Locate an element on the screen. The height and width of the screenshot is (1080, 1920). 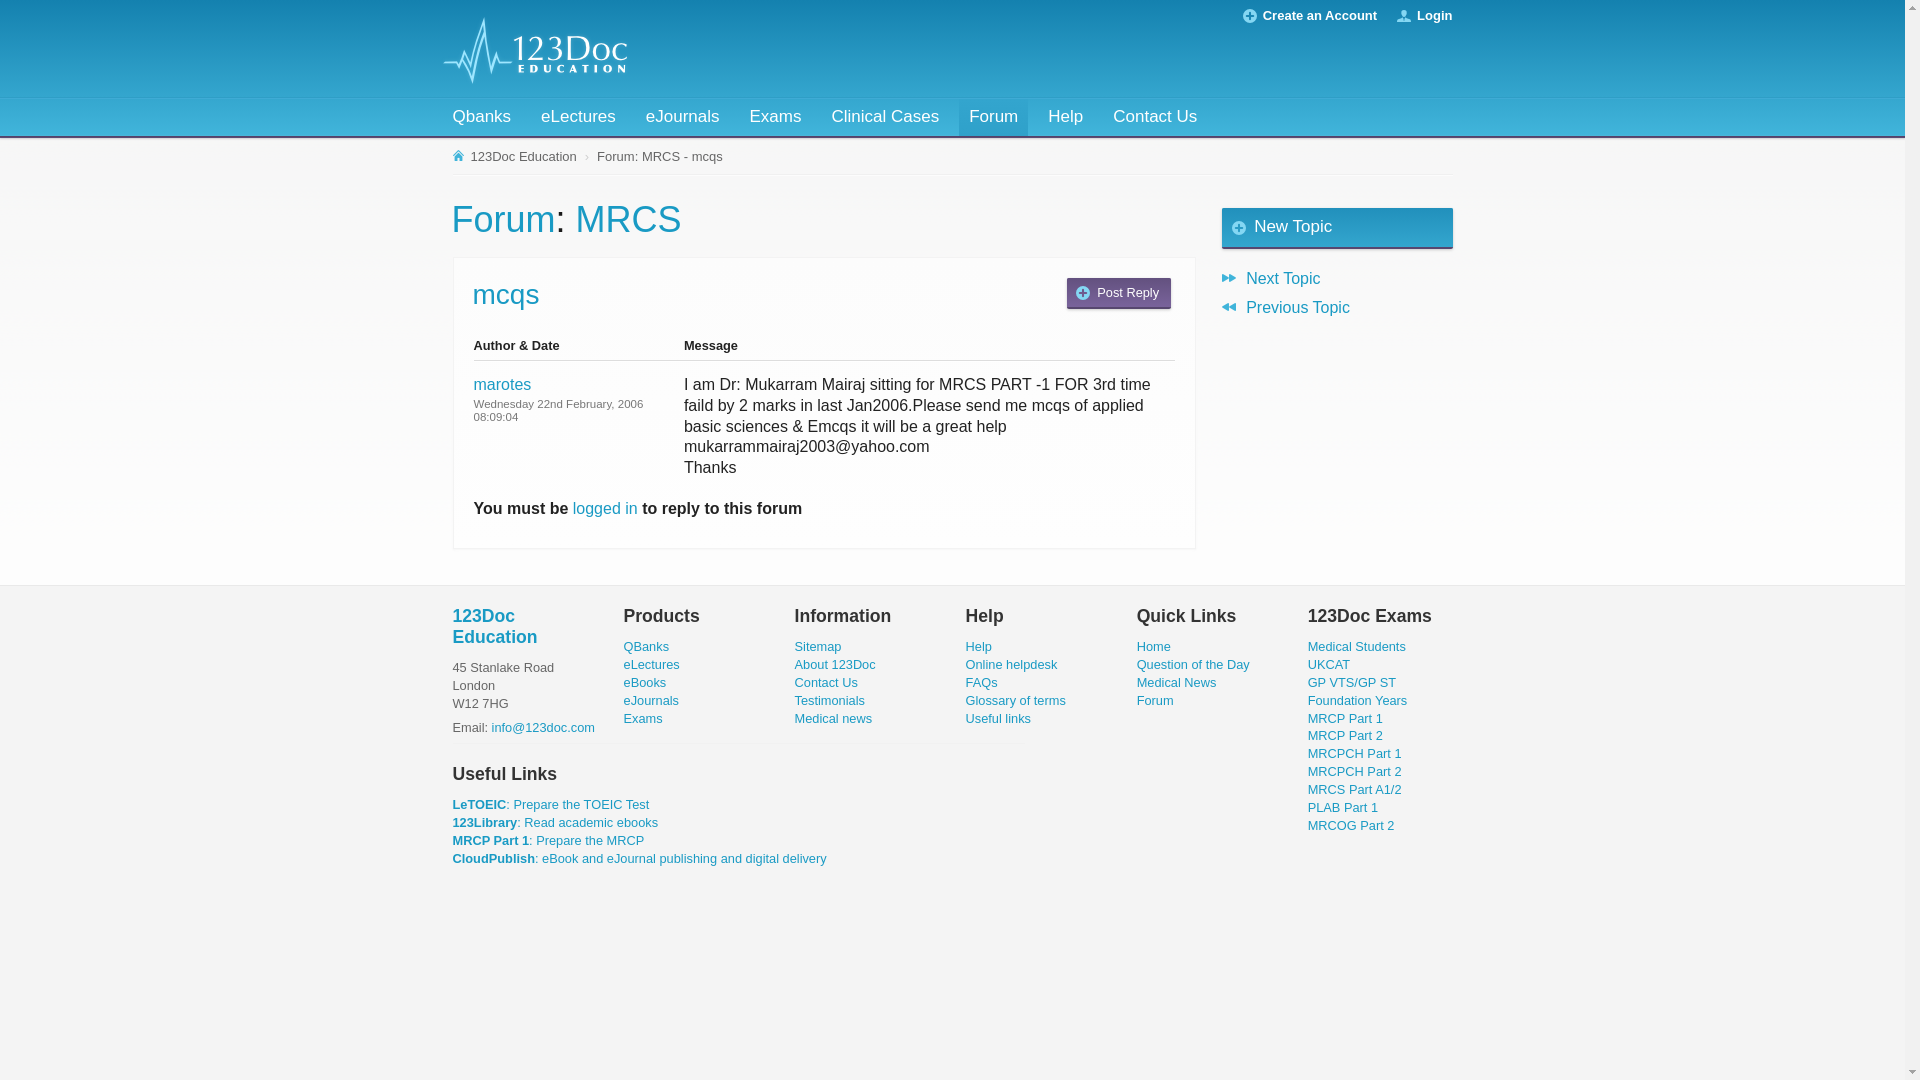
'UKCAT' is located at coordinates (1329, 664).